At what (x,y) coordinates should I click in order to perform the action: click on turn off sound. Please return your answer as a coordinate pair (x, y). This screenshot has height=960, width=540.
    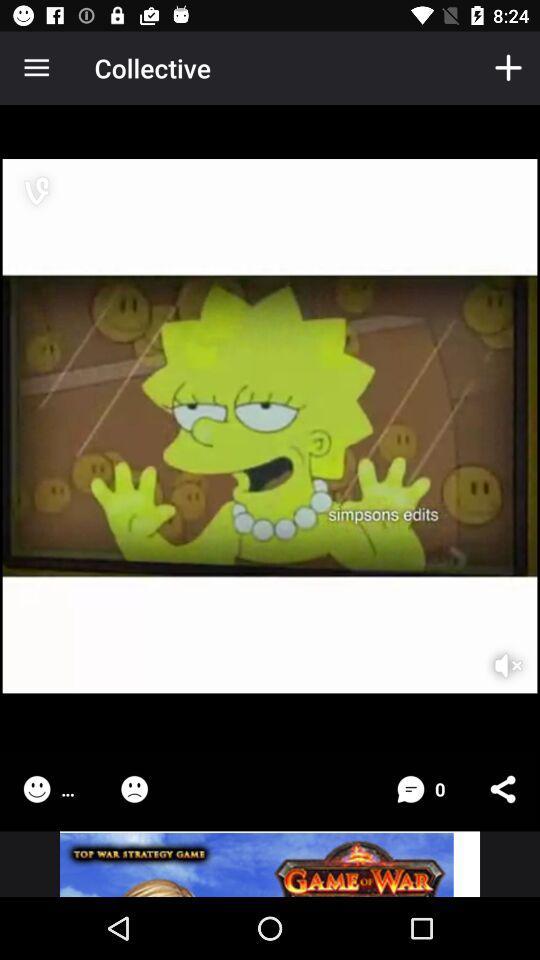
    Looking at the image, I should click on (494, 651).